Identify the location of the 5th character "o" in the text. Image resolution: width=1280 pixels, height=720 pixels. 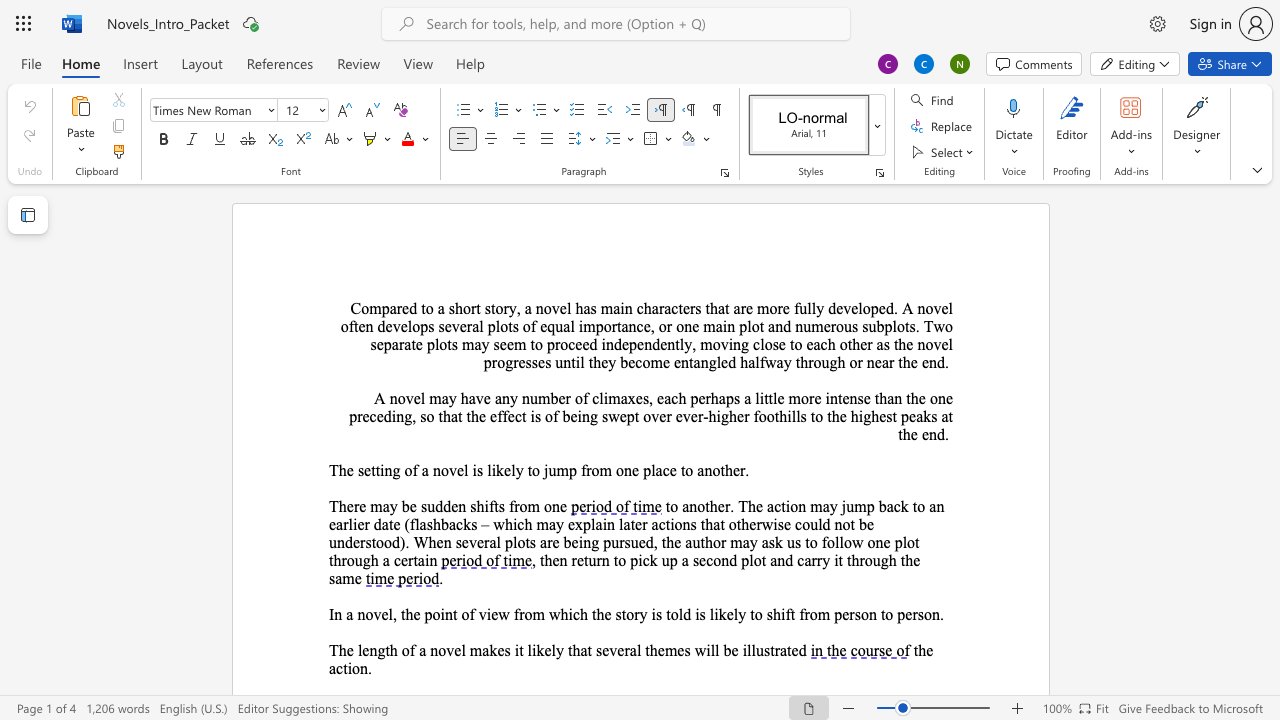
(629, 613).